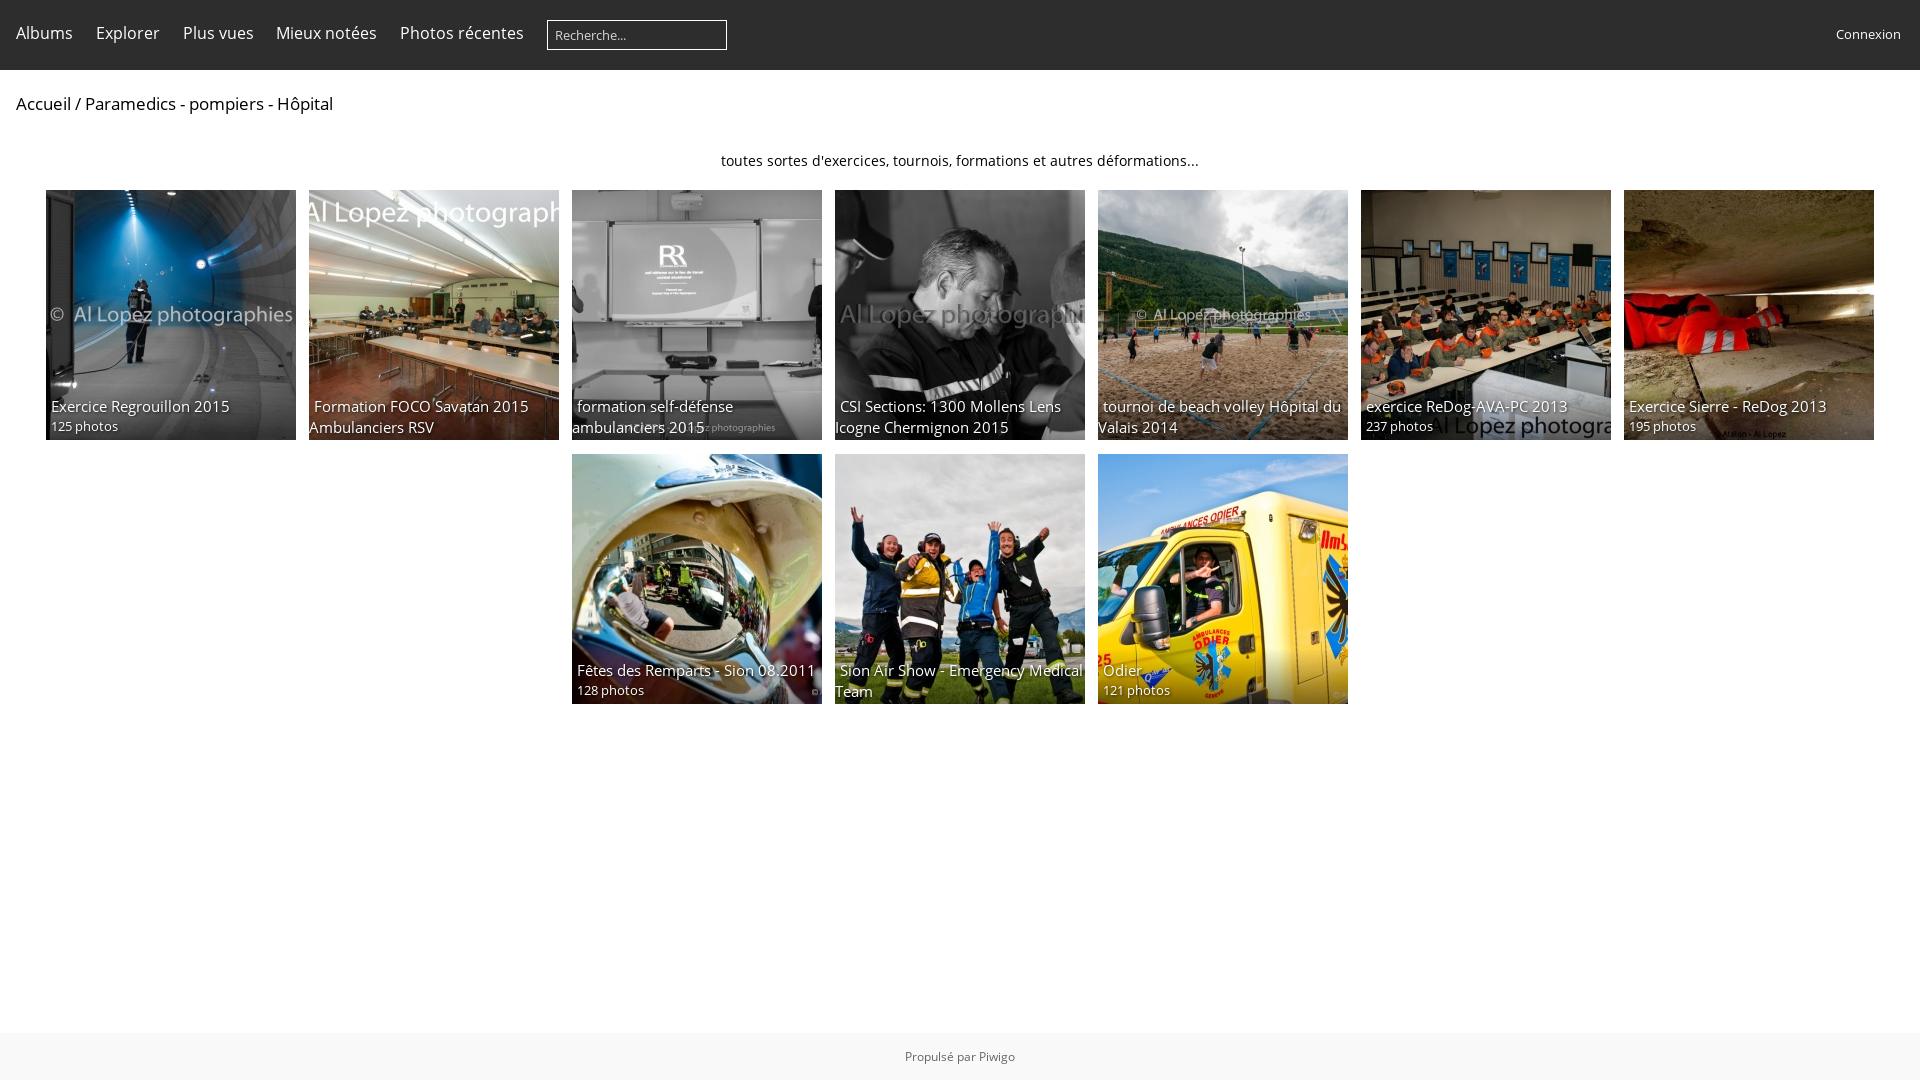 The image size is (1920, 1080). Describe the element at coordinates (217, 33) in the screenshot. I see `'Plus vues'` at that location.